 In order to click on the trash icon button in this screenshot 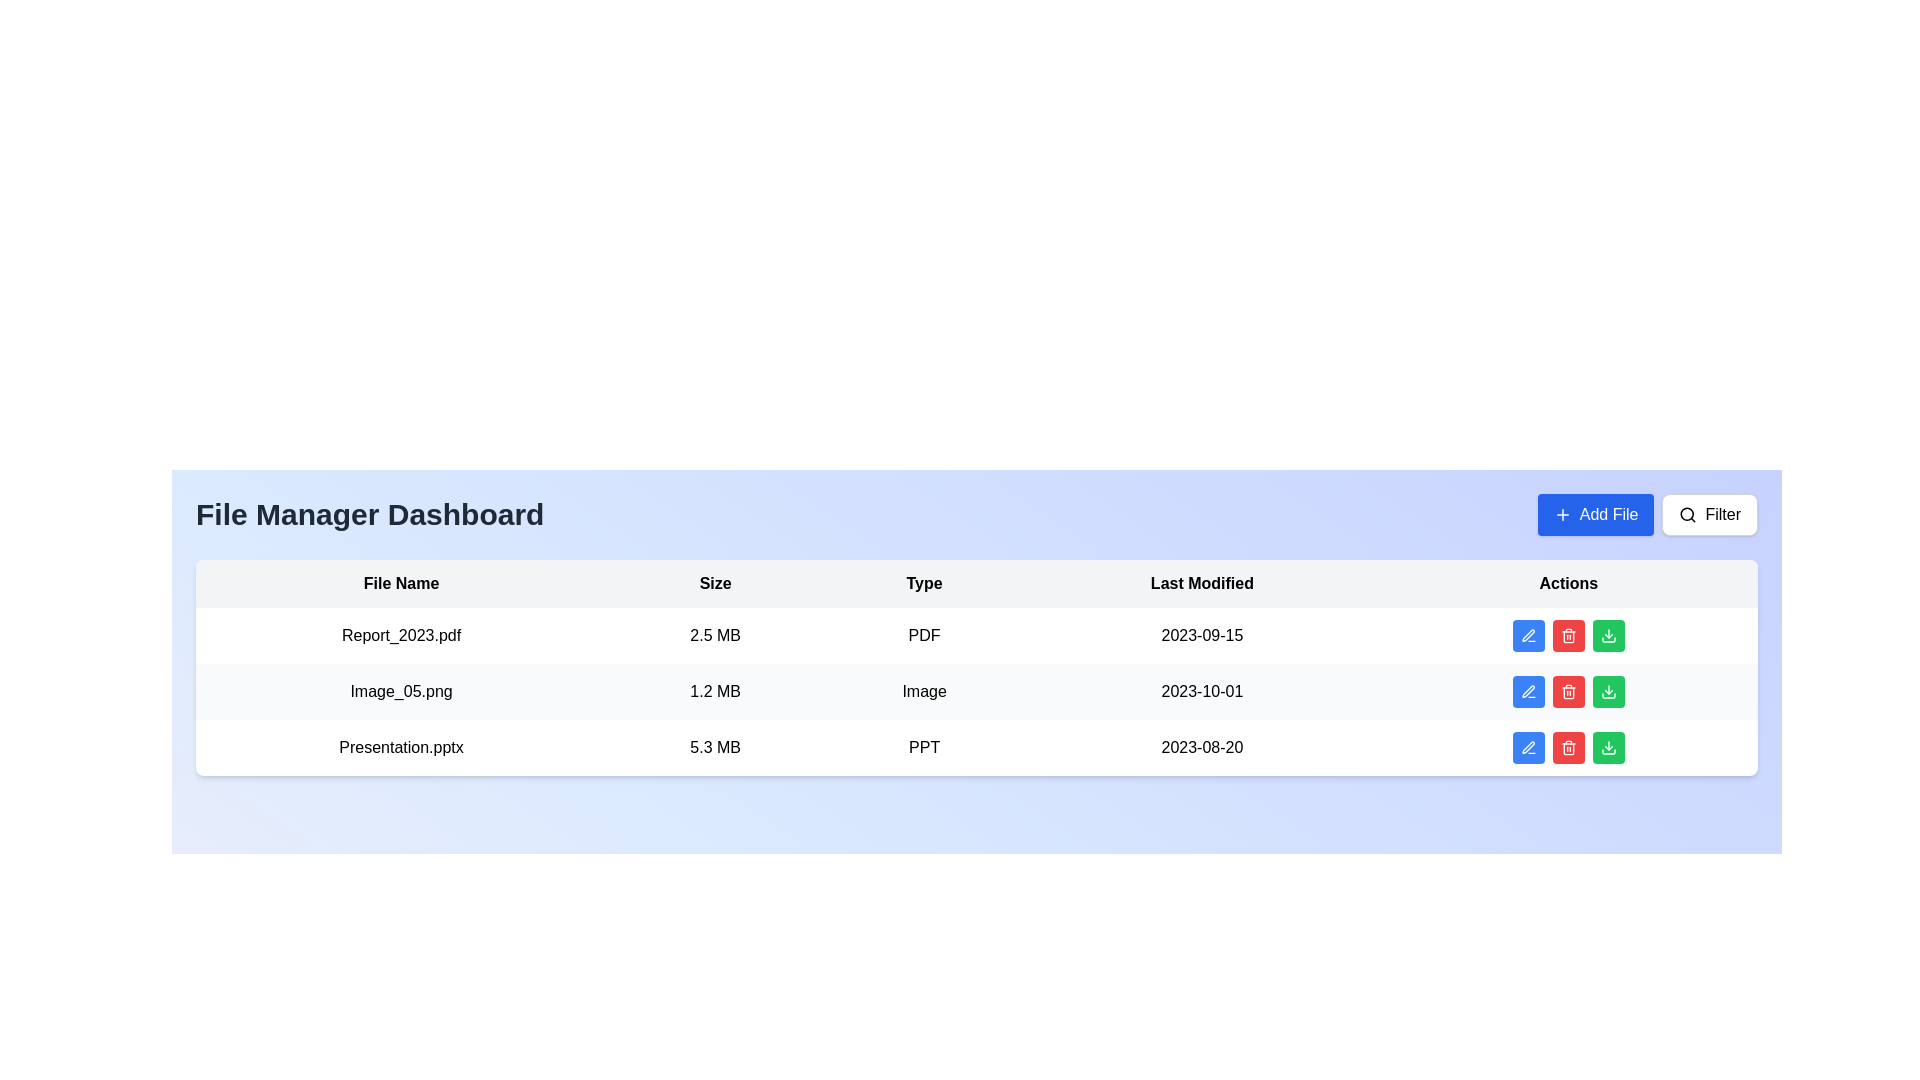, I will do `click(1567, 748)`.